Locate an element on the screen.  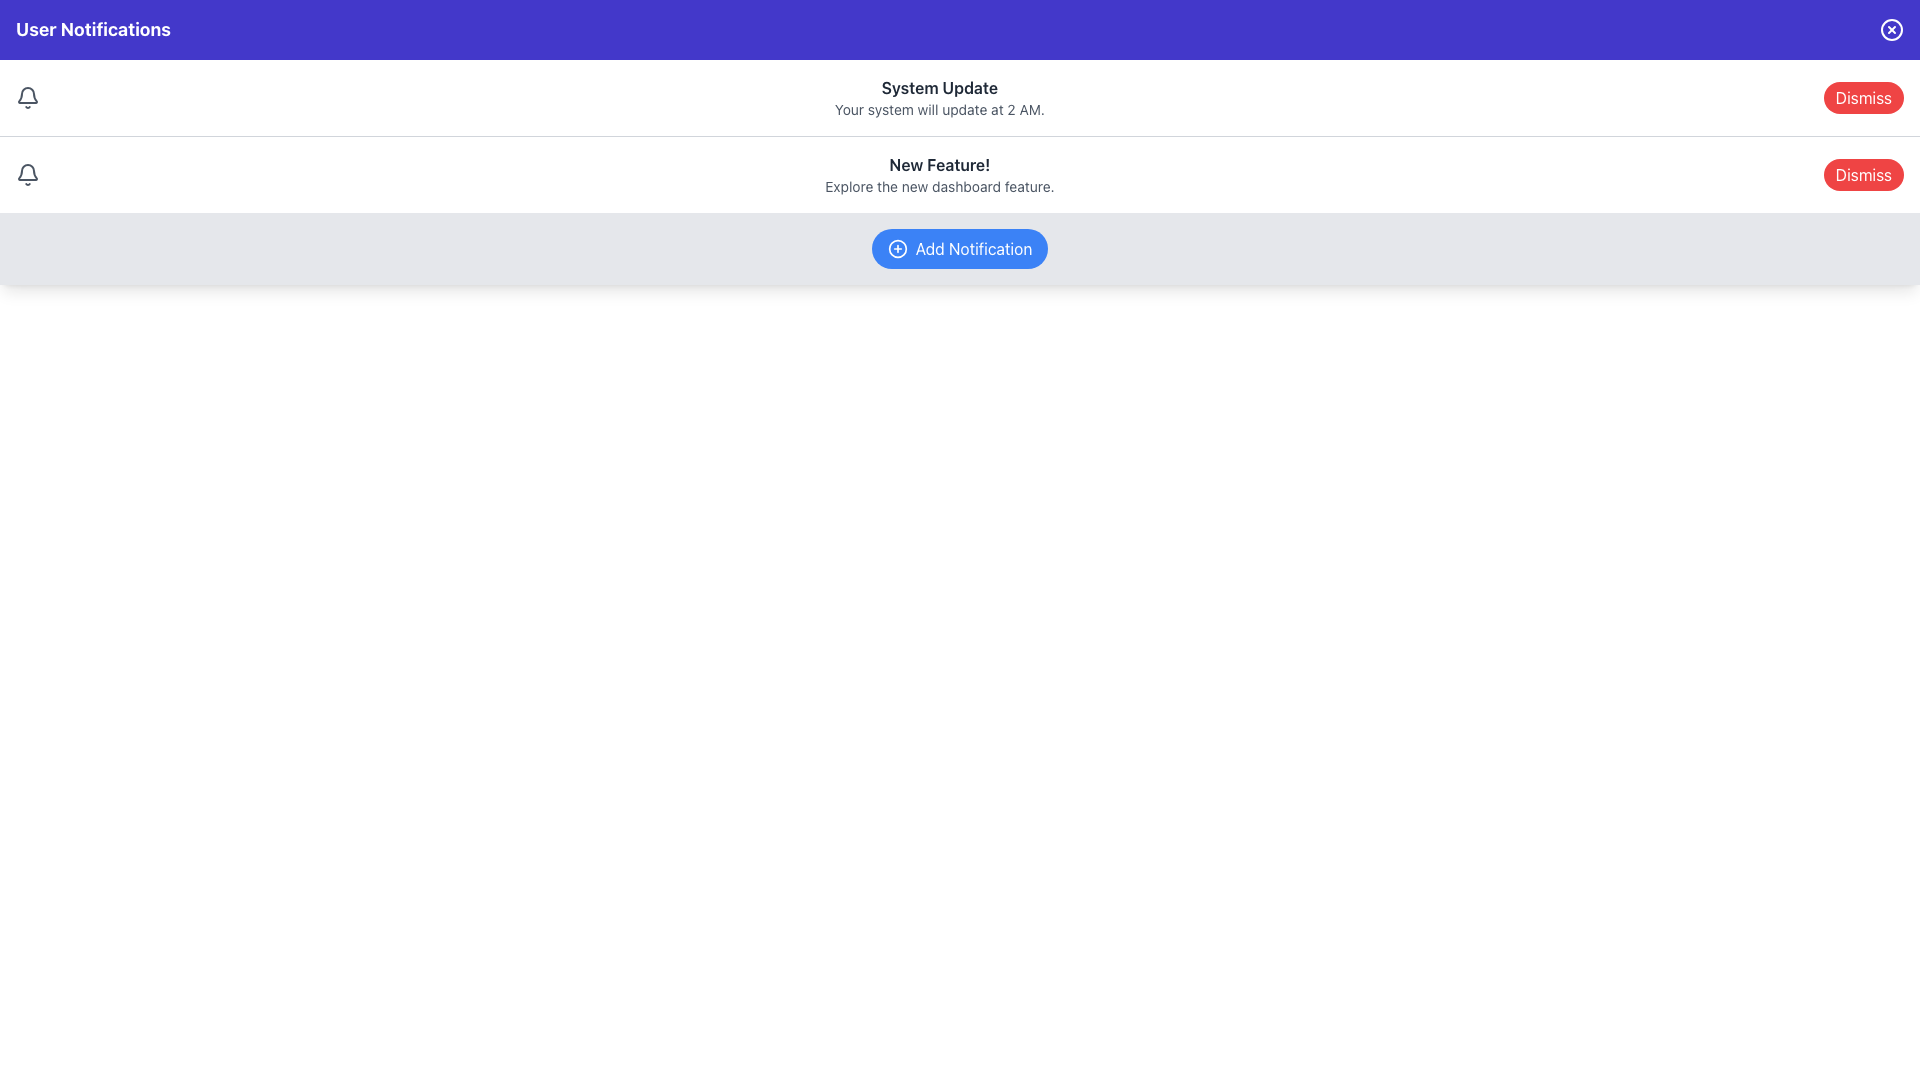
the bell icon representing notifications or alerts on the notification card containing 'System Update' and 'Your system will update at 2 AM.' is located at coordinates (28, 97).